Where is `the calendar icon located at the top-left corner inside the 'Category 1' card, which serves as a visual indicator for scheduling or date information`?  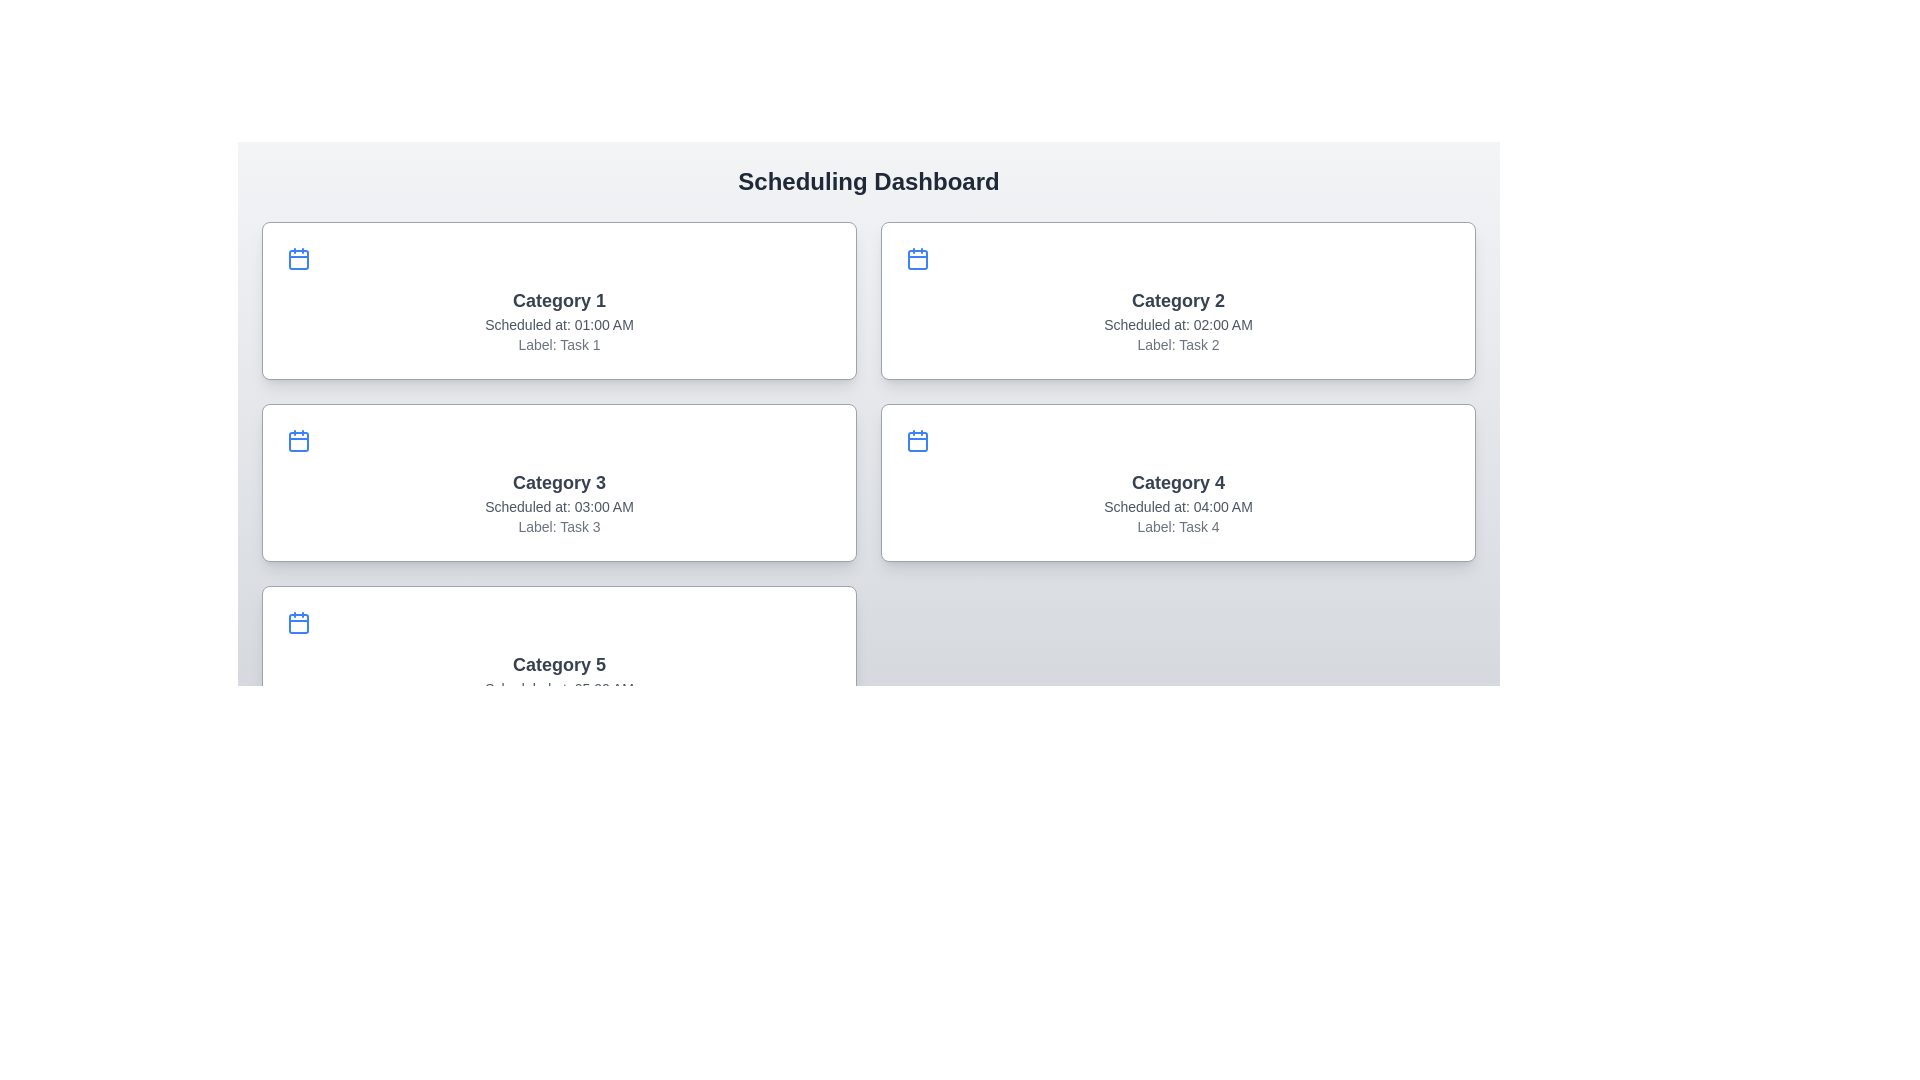
the calendar icon located at the top-left corner inside the 'Category 1' card, which serves as a visual indicator for scheduling or date information is located at coordinates (297, 257).